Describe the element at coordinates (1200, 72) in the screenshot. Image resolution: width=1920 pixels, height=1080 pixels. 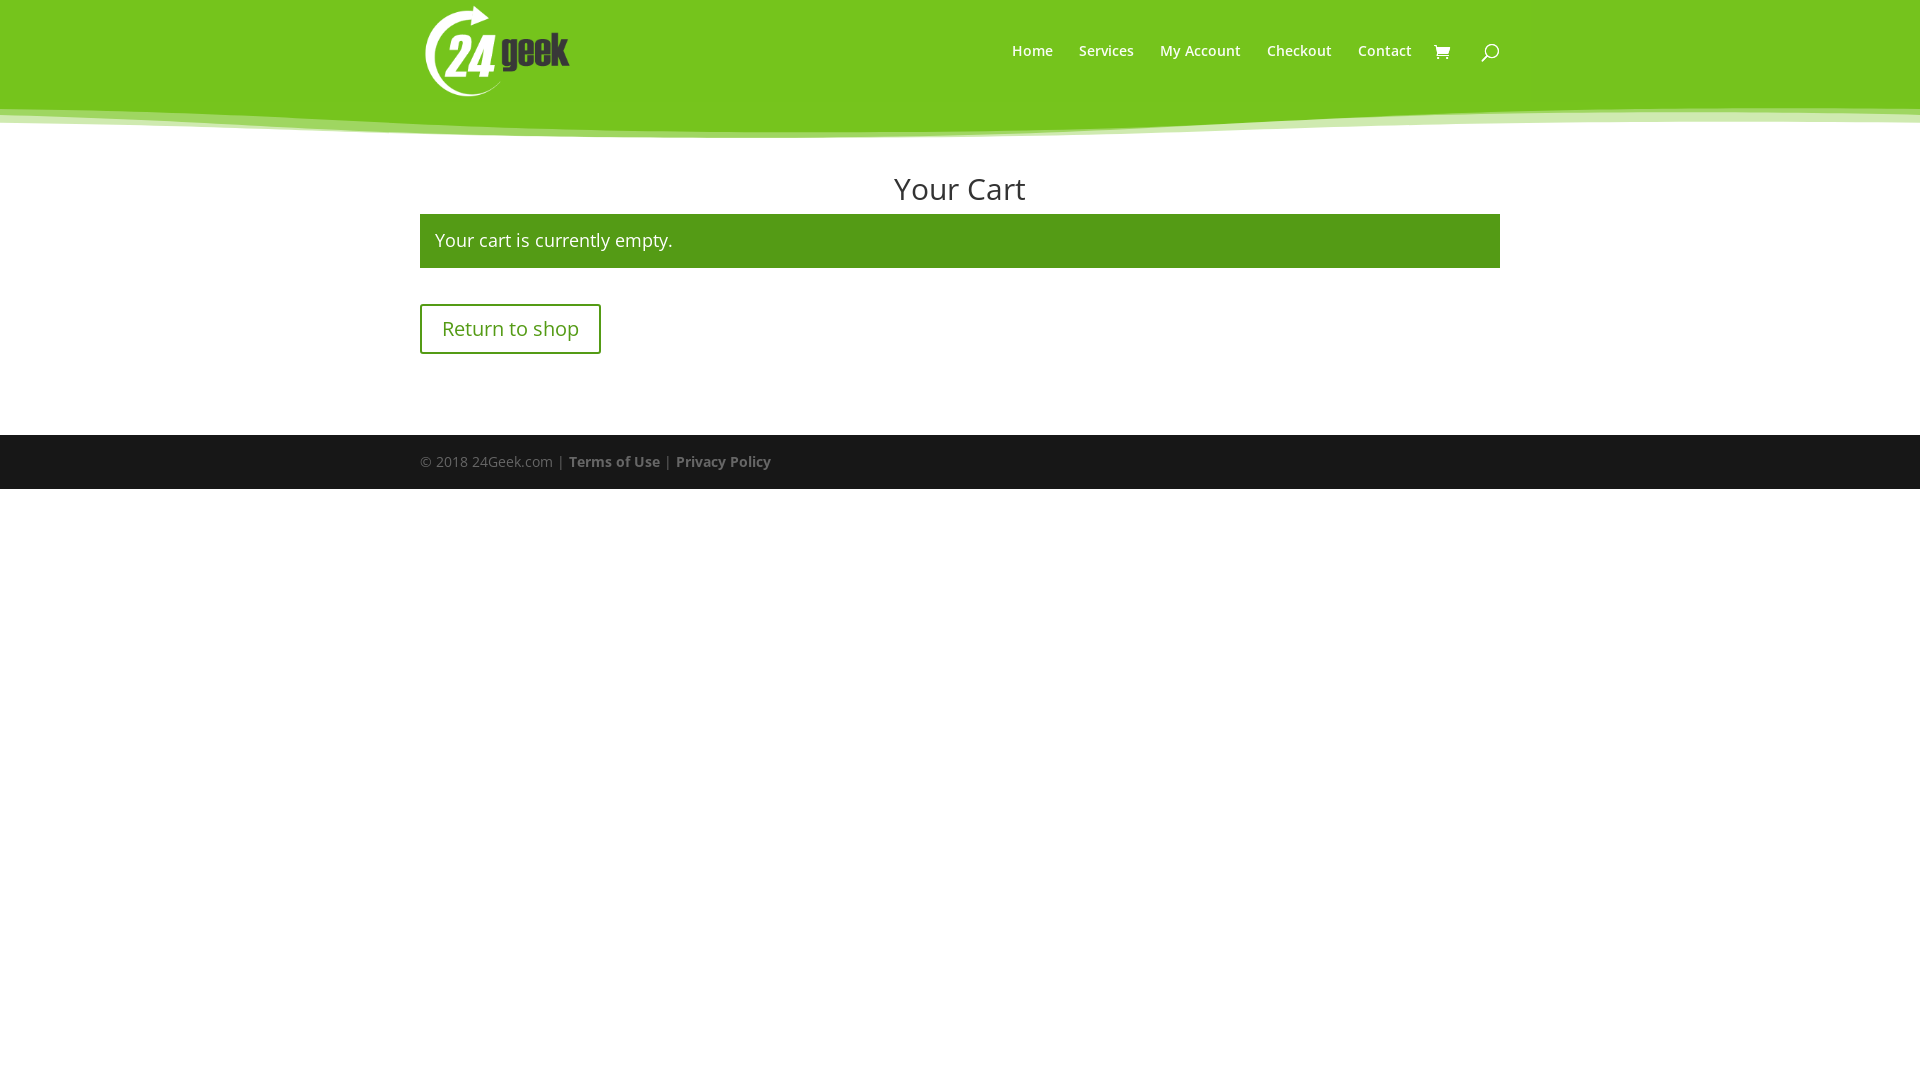
I see `'My Account'` at that location.